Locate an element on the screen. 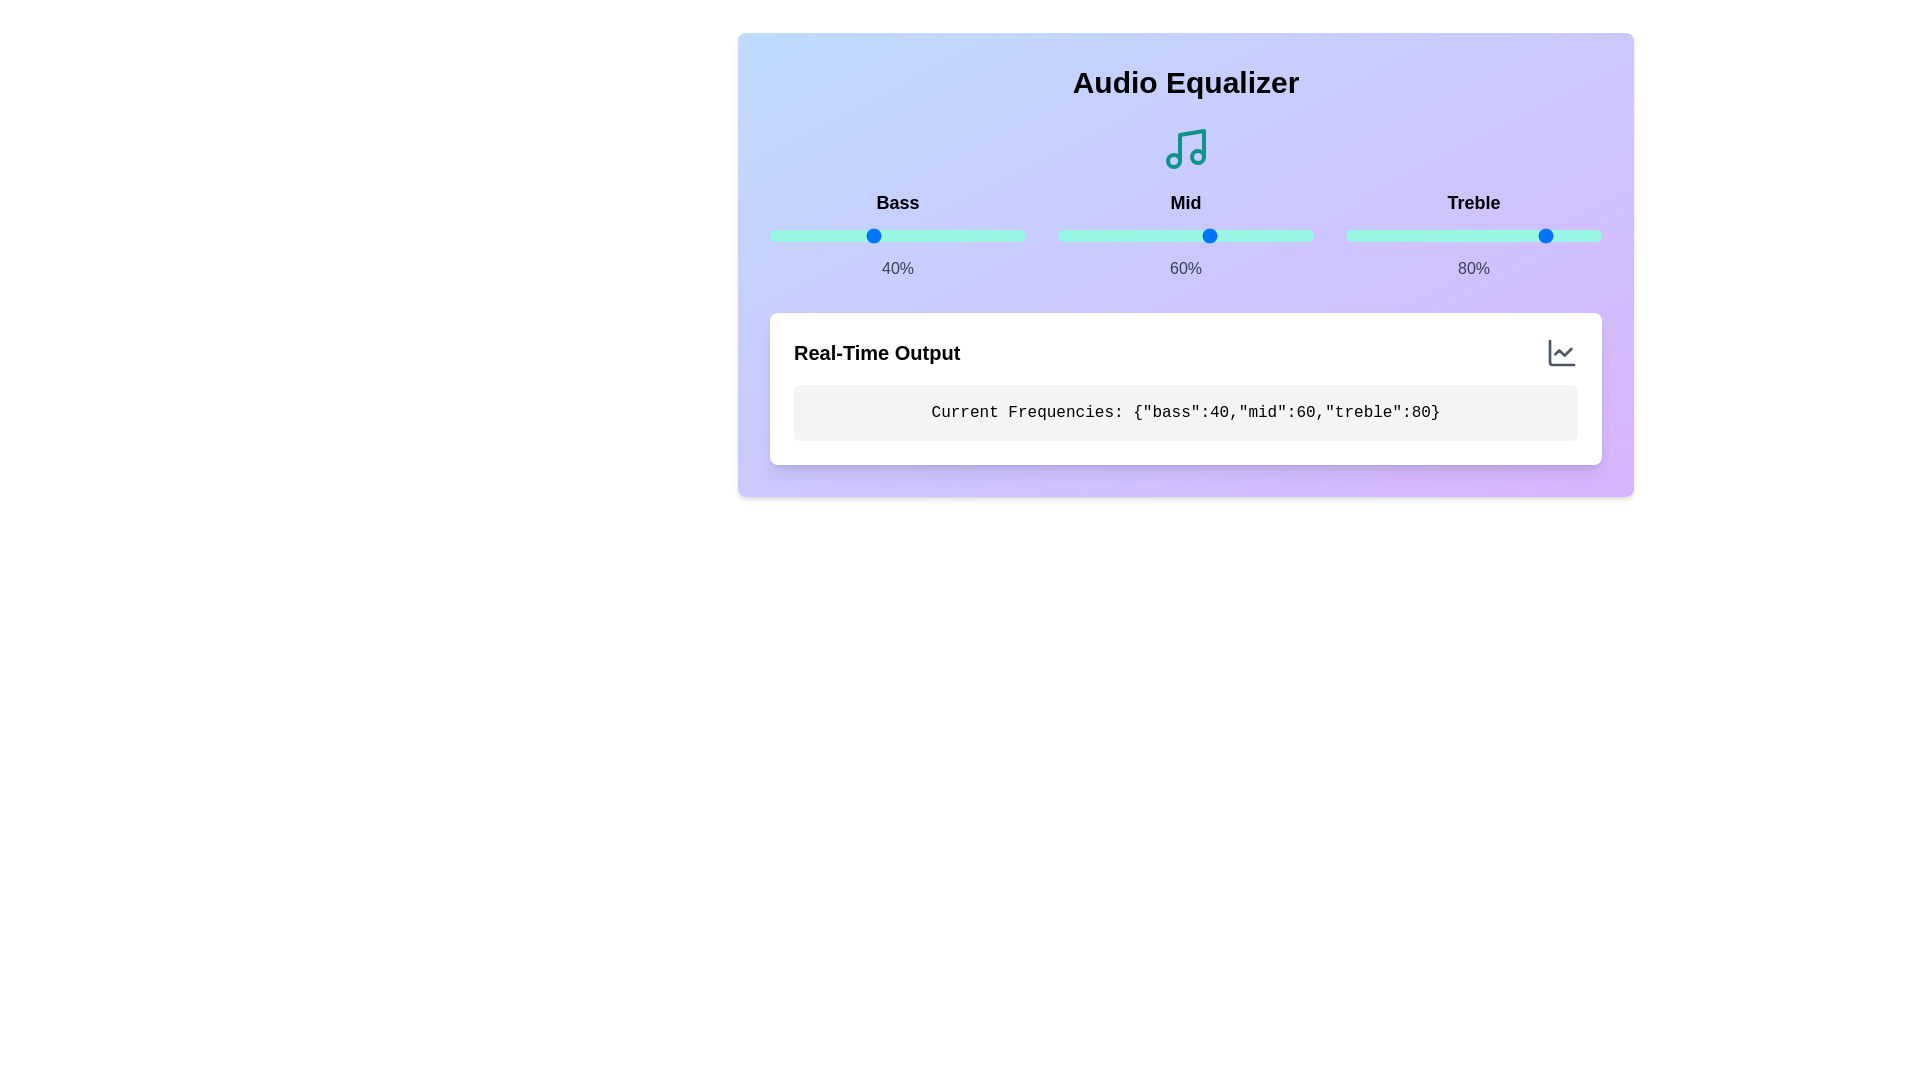  bass level is located at coordinates (828, 234).